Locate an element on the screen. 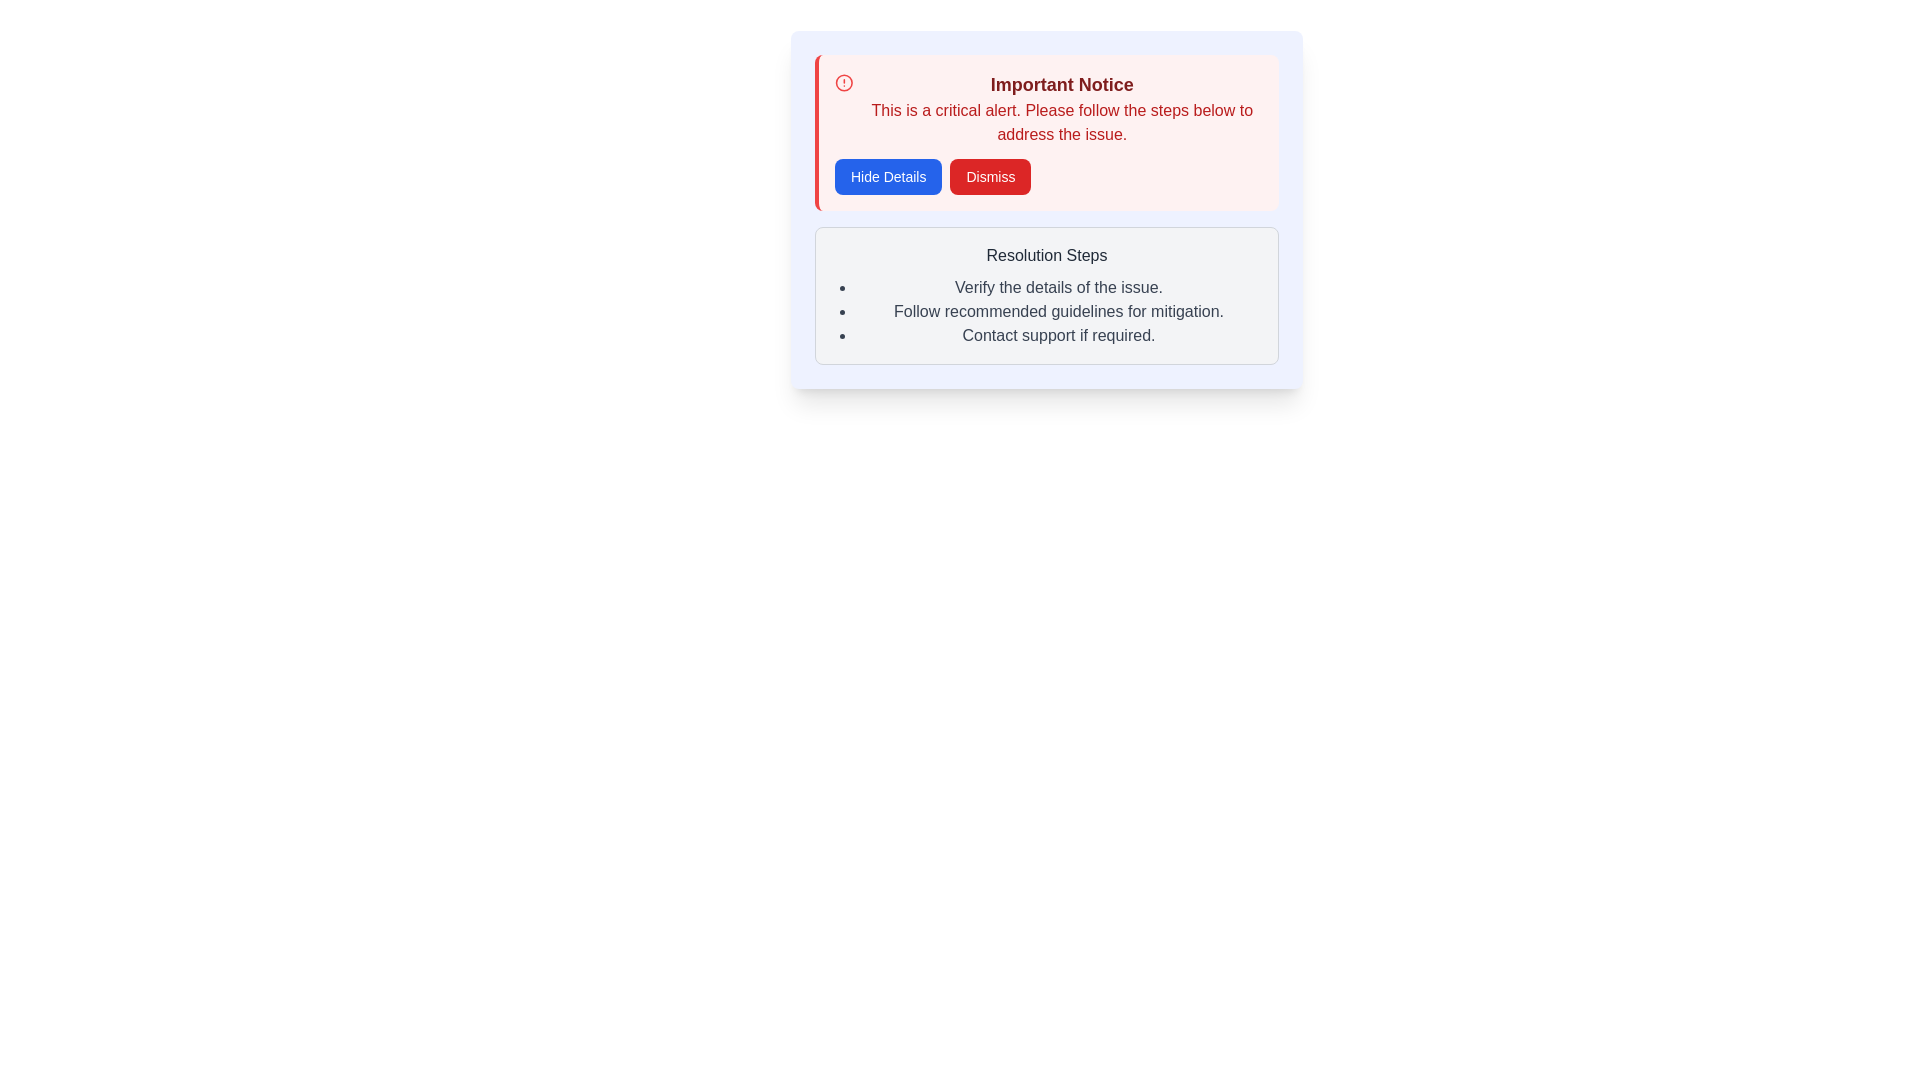  the title text of the notification, which is located at the top-center of the window and indicates the importance of the alert is located at coordinates (1061, 83).